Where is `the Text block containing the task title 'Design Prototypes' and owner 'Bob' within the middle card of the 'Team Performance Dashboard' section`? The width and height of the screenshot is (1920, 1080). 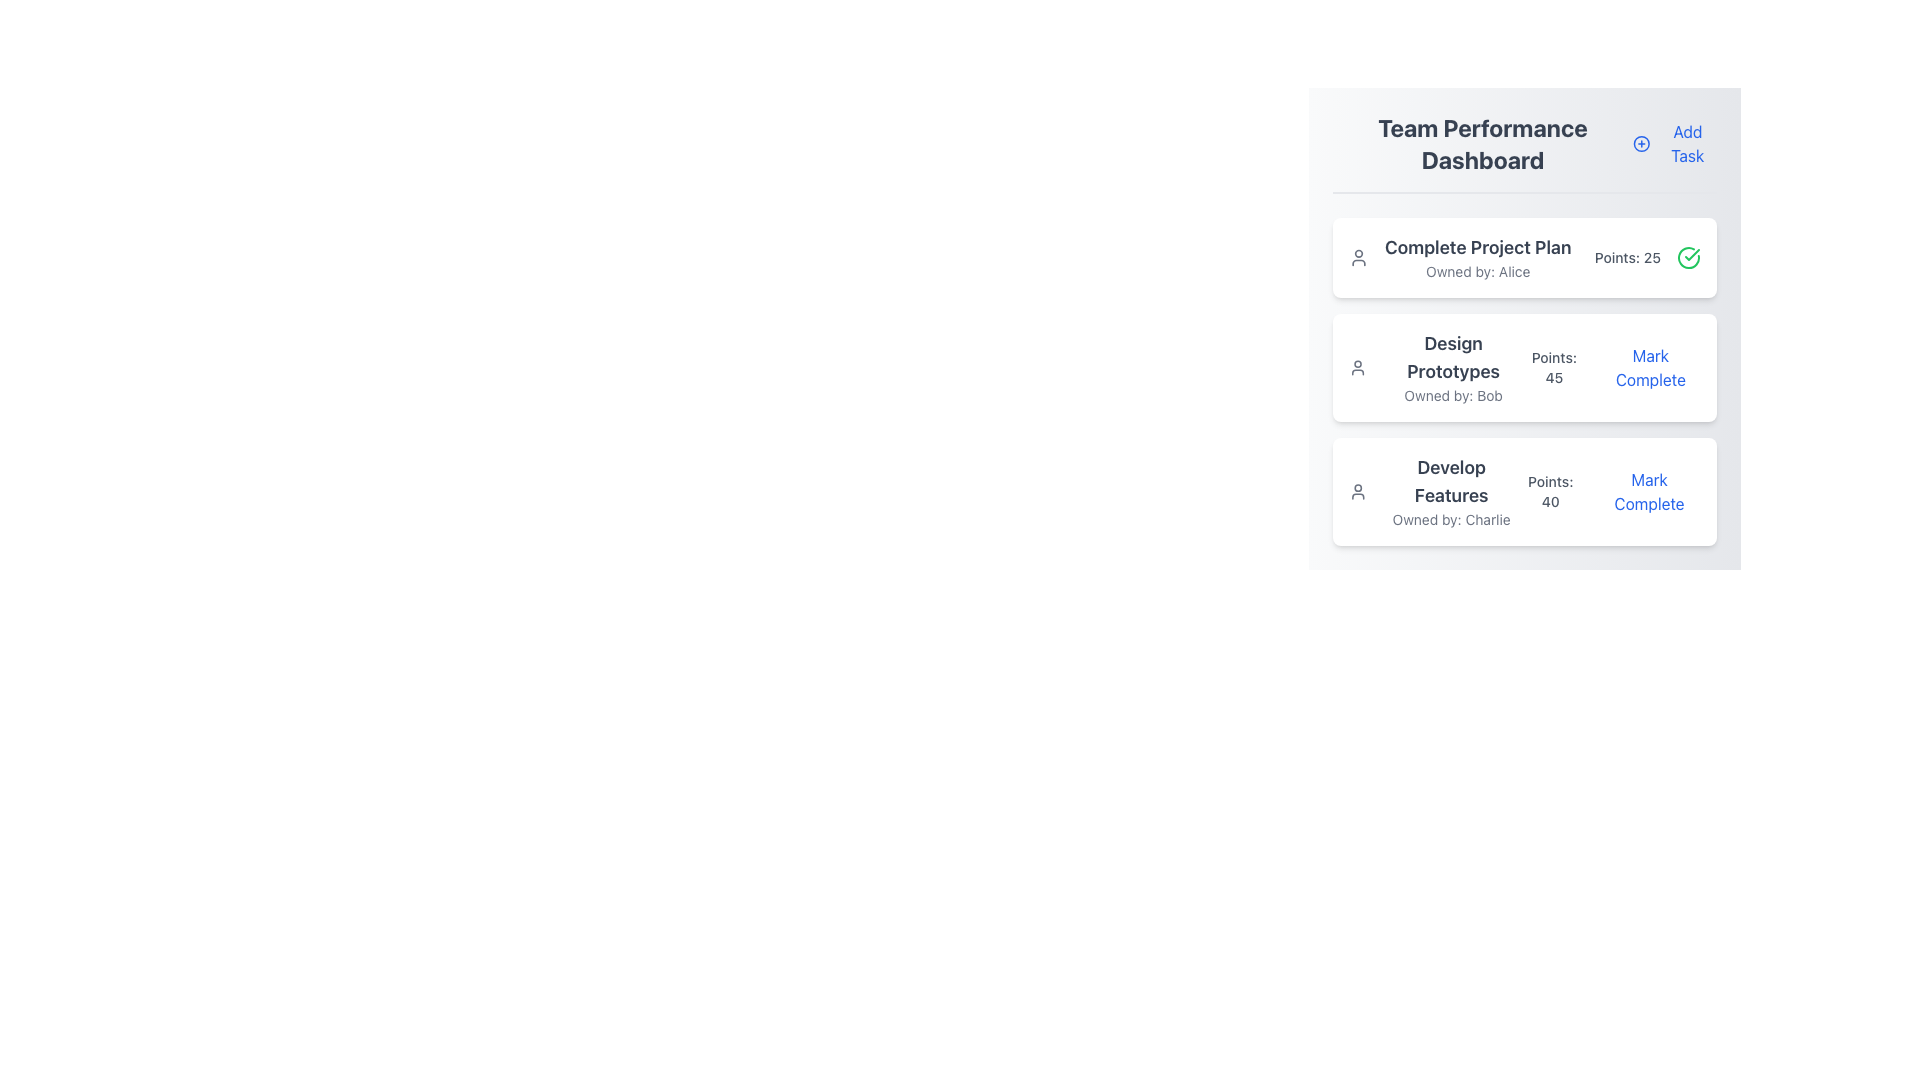 the Text block containing the task title 'Design Prototypes' and owner 'Bob' within the middle card of the 'Team Performance Dashboard' section is located at coordinates (1435, 367).